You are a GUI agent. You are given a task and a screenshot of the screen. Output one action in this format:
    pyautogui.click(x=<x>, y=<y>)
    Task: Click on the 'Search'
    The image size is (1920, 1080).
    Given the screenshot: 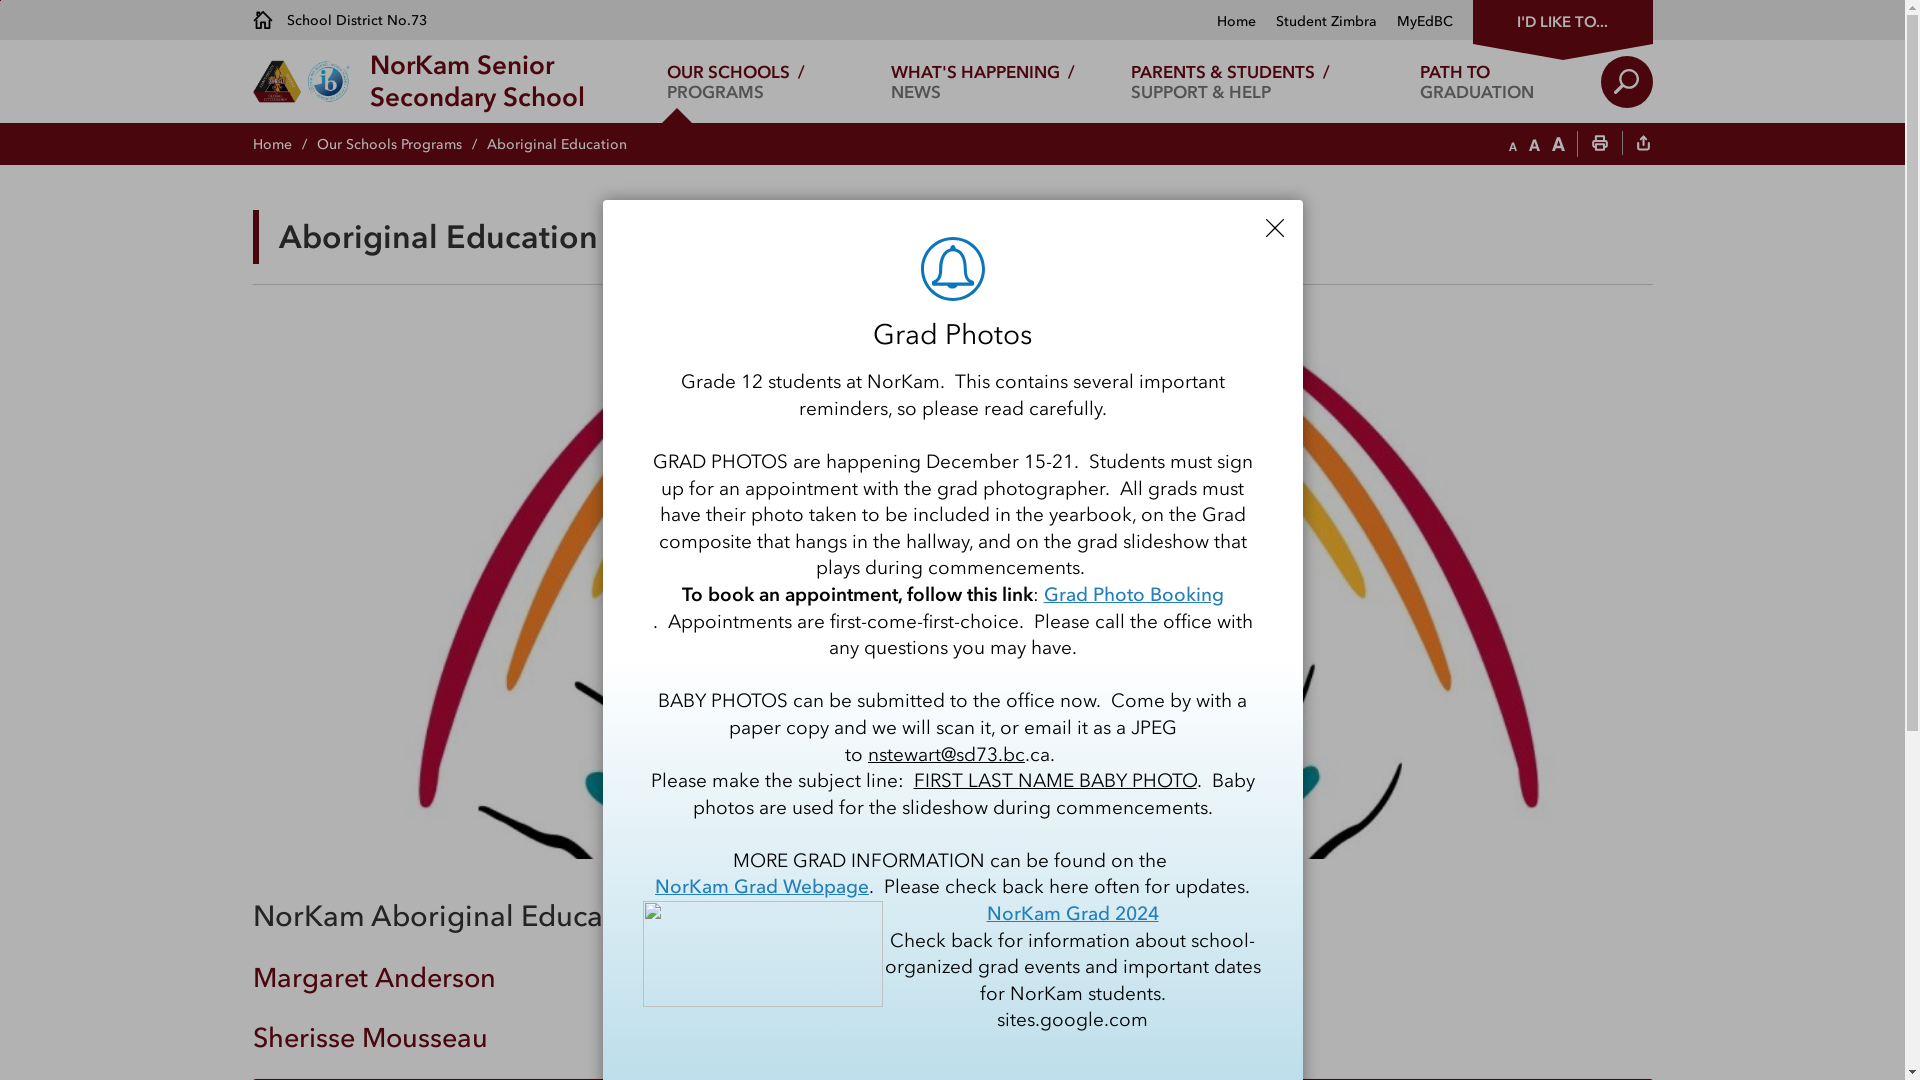 What is the action you would take?
    pyautogui.click(x=1626, y=80)
    